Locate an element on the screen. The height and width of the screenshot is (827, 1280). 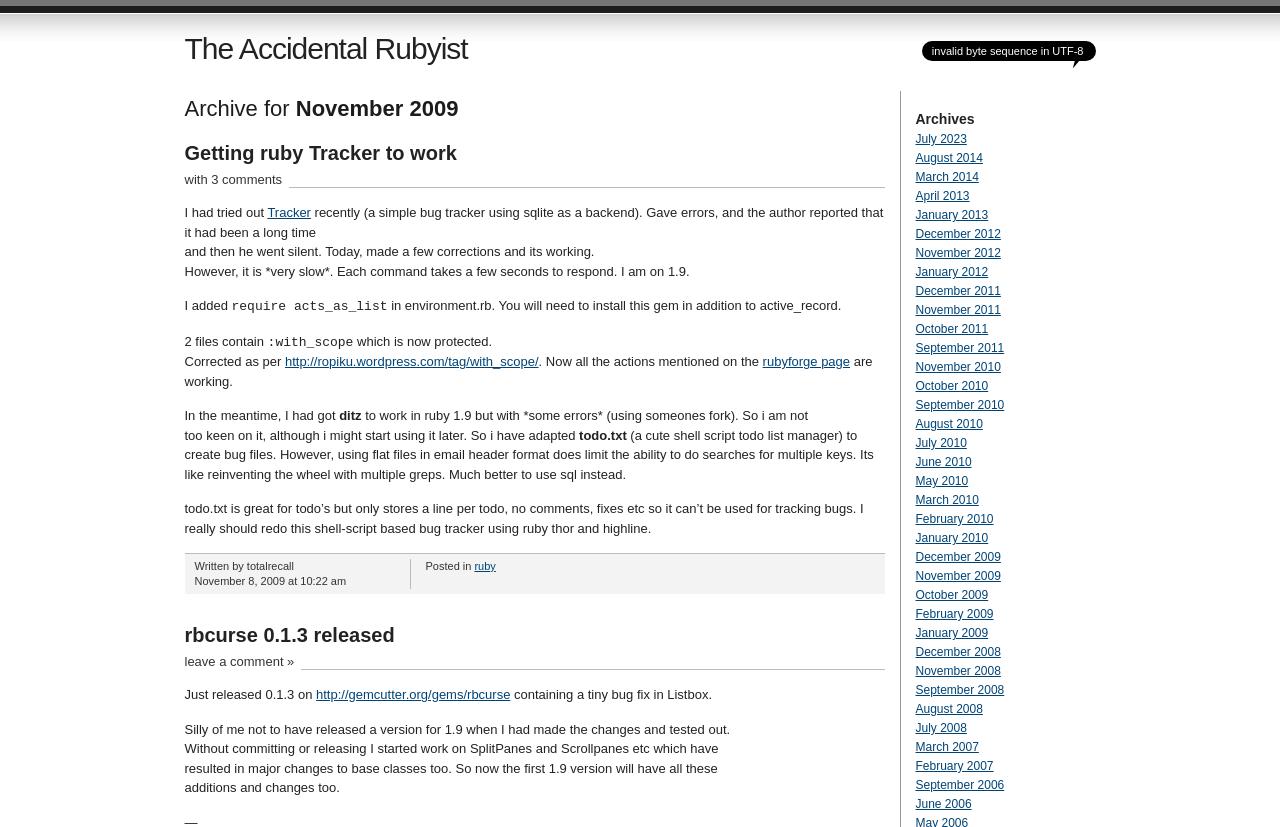
'November 2011' is located at coordinates (913, 308).